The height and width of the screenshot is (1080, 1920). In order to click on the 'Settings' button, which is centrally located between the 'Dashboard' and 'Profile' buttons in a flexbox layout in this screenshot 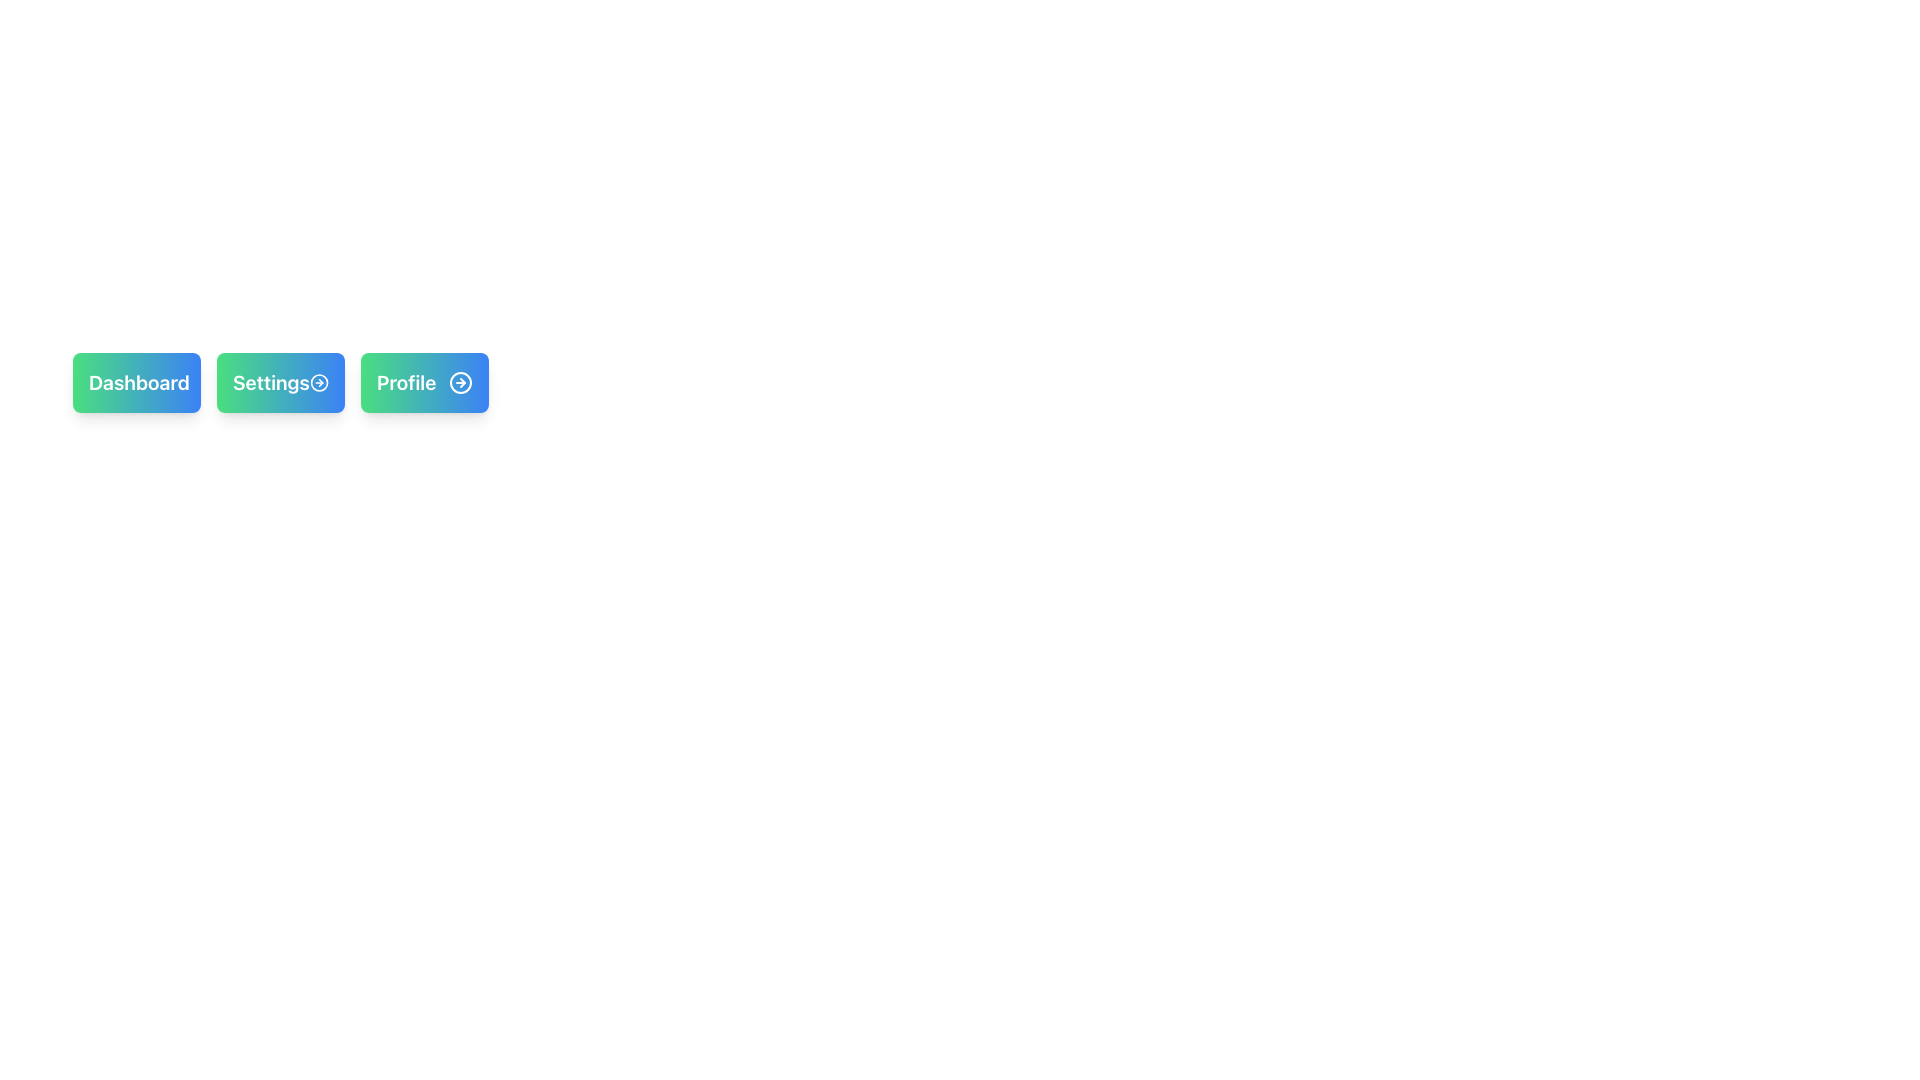, I will do `click(280, 382)`.